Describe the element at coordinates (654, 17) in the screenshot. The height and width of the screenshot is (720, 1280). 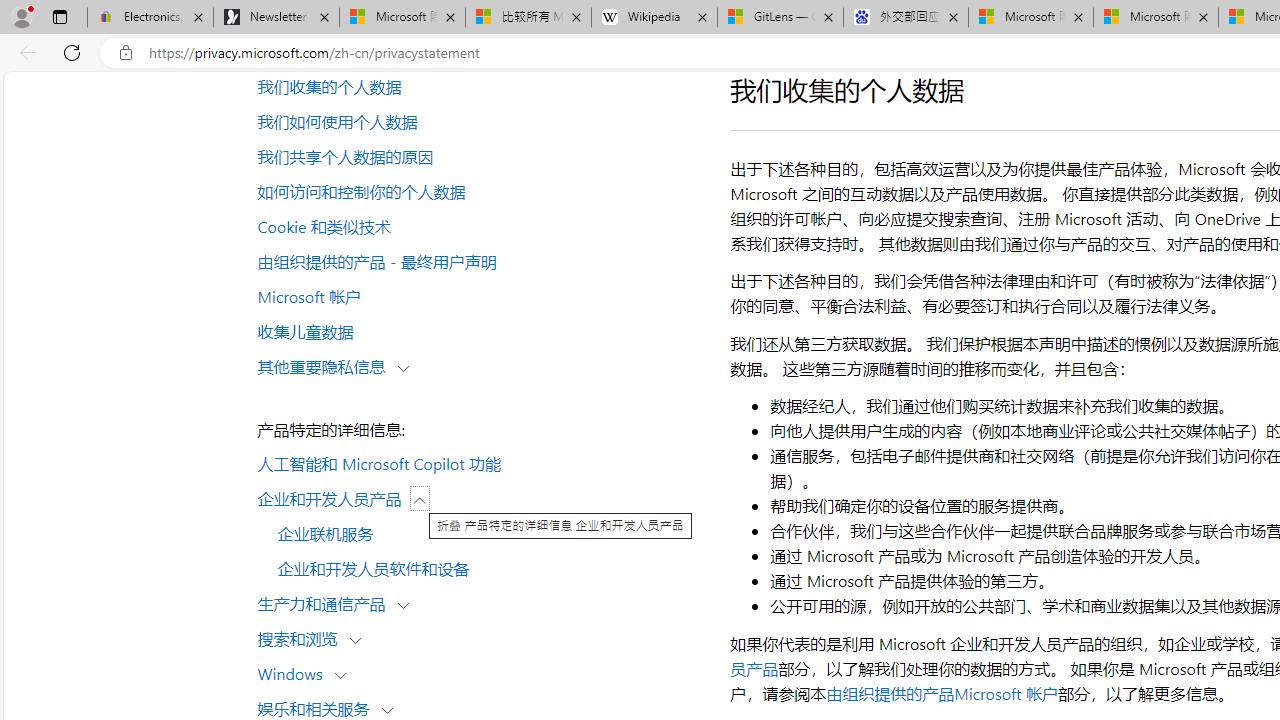
I see `'Wikipedia'` at that location.